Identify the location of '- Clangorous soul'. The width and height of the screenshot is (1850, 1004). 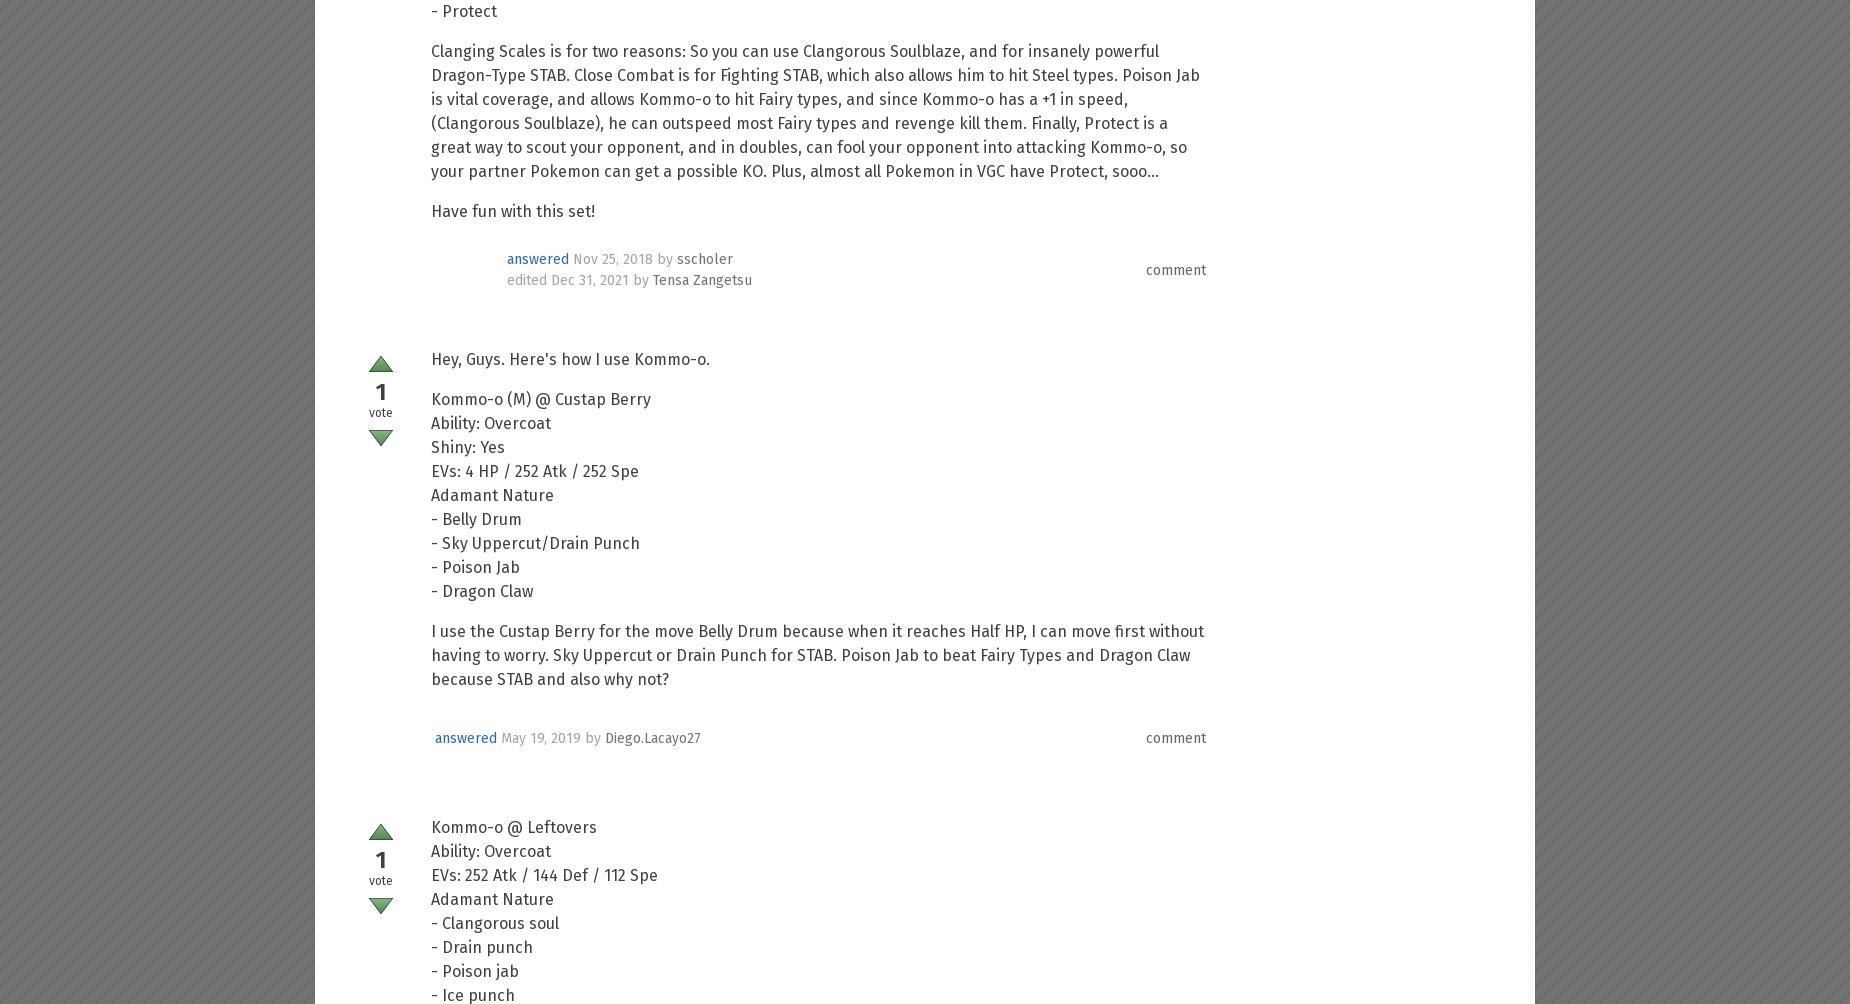
(430, 922).